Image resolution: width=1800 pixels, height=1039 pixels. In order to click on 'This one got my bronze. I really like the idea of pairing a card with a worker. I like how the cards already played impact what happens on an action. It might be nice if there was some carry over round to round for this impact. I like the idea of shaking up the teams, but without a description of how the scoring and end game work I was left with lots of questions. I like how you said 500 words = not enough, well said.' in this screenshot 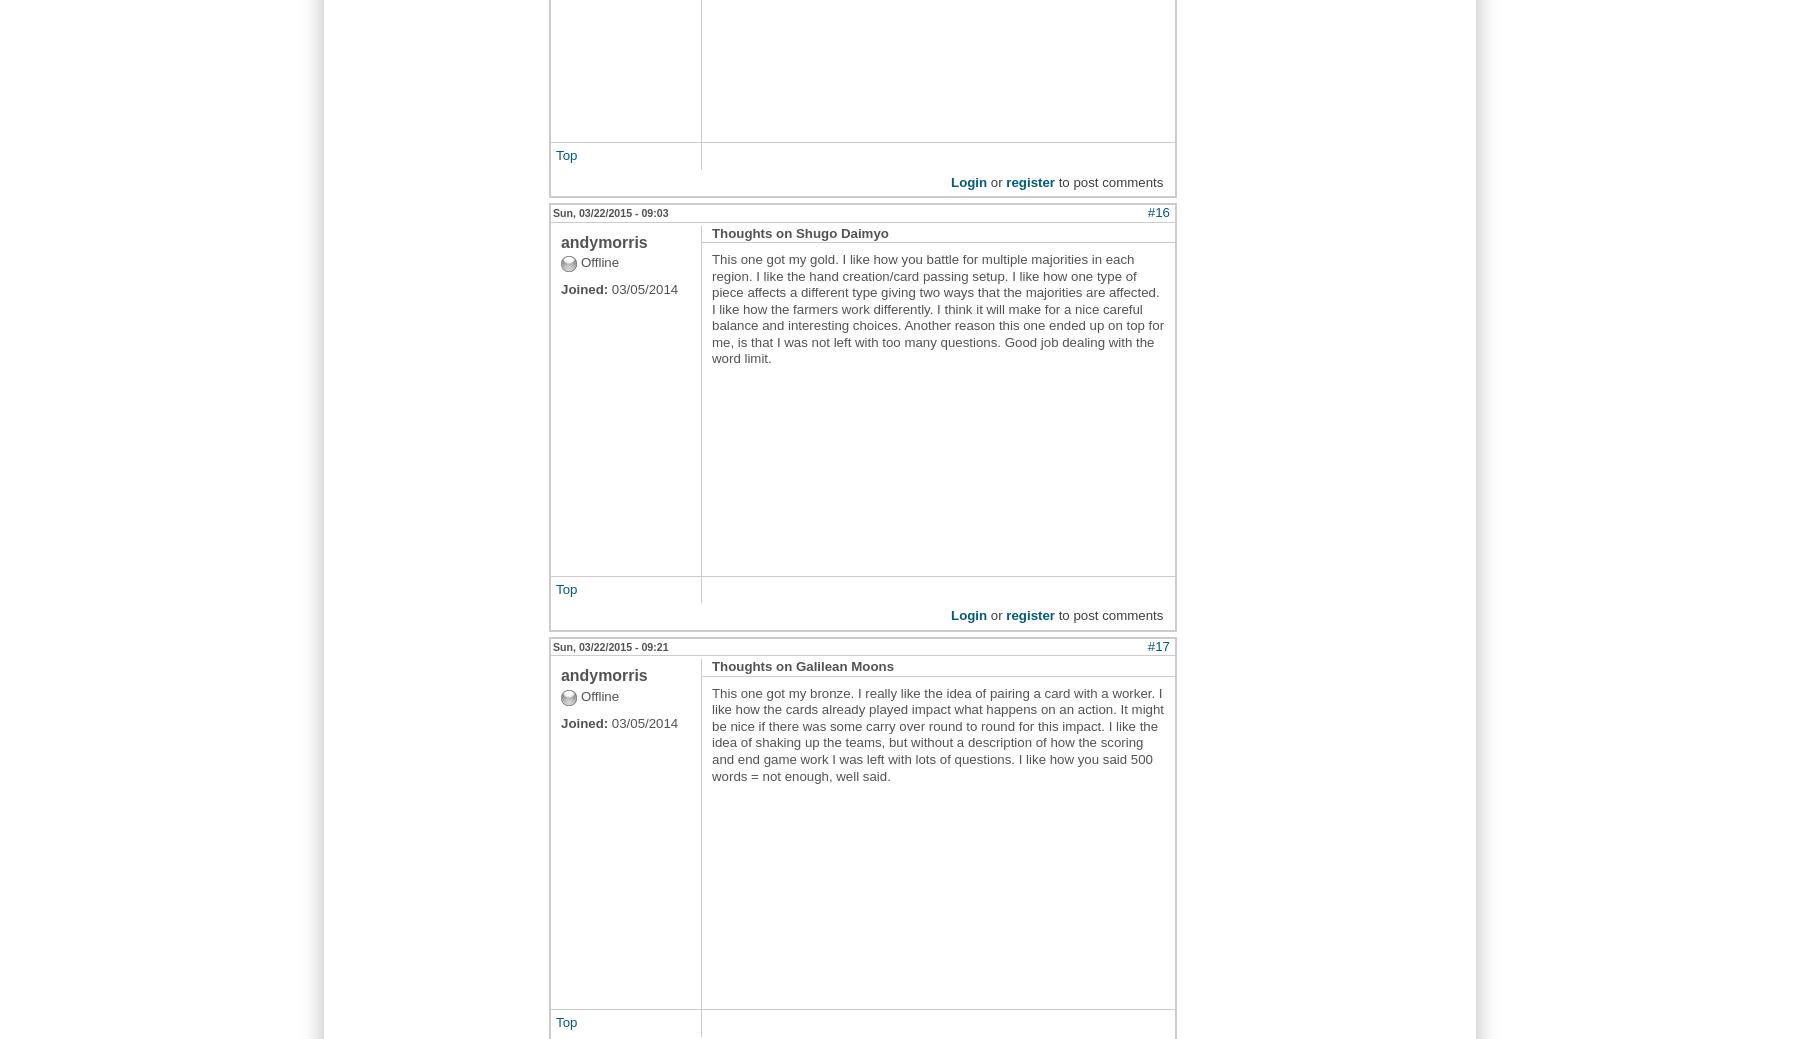, I will do `click(936, 732)`.